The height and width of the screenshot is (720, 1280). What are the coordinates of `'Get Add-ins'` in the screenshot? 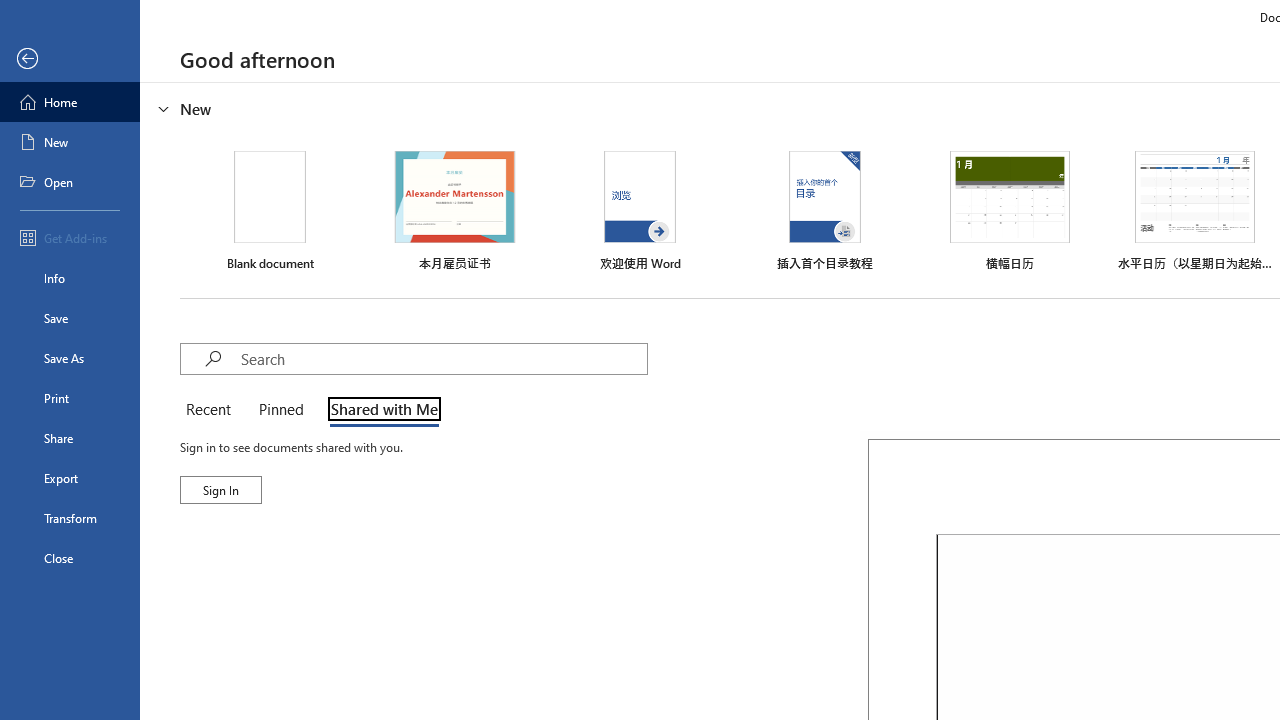 It's located at (69, 236).